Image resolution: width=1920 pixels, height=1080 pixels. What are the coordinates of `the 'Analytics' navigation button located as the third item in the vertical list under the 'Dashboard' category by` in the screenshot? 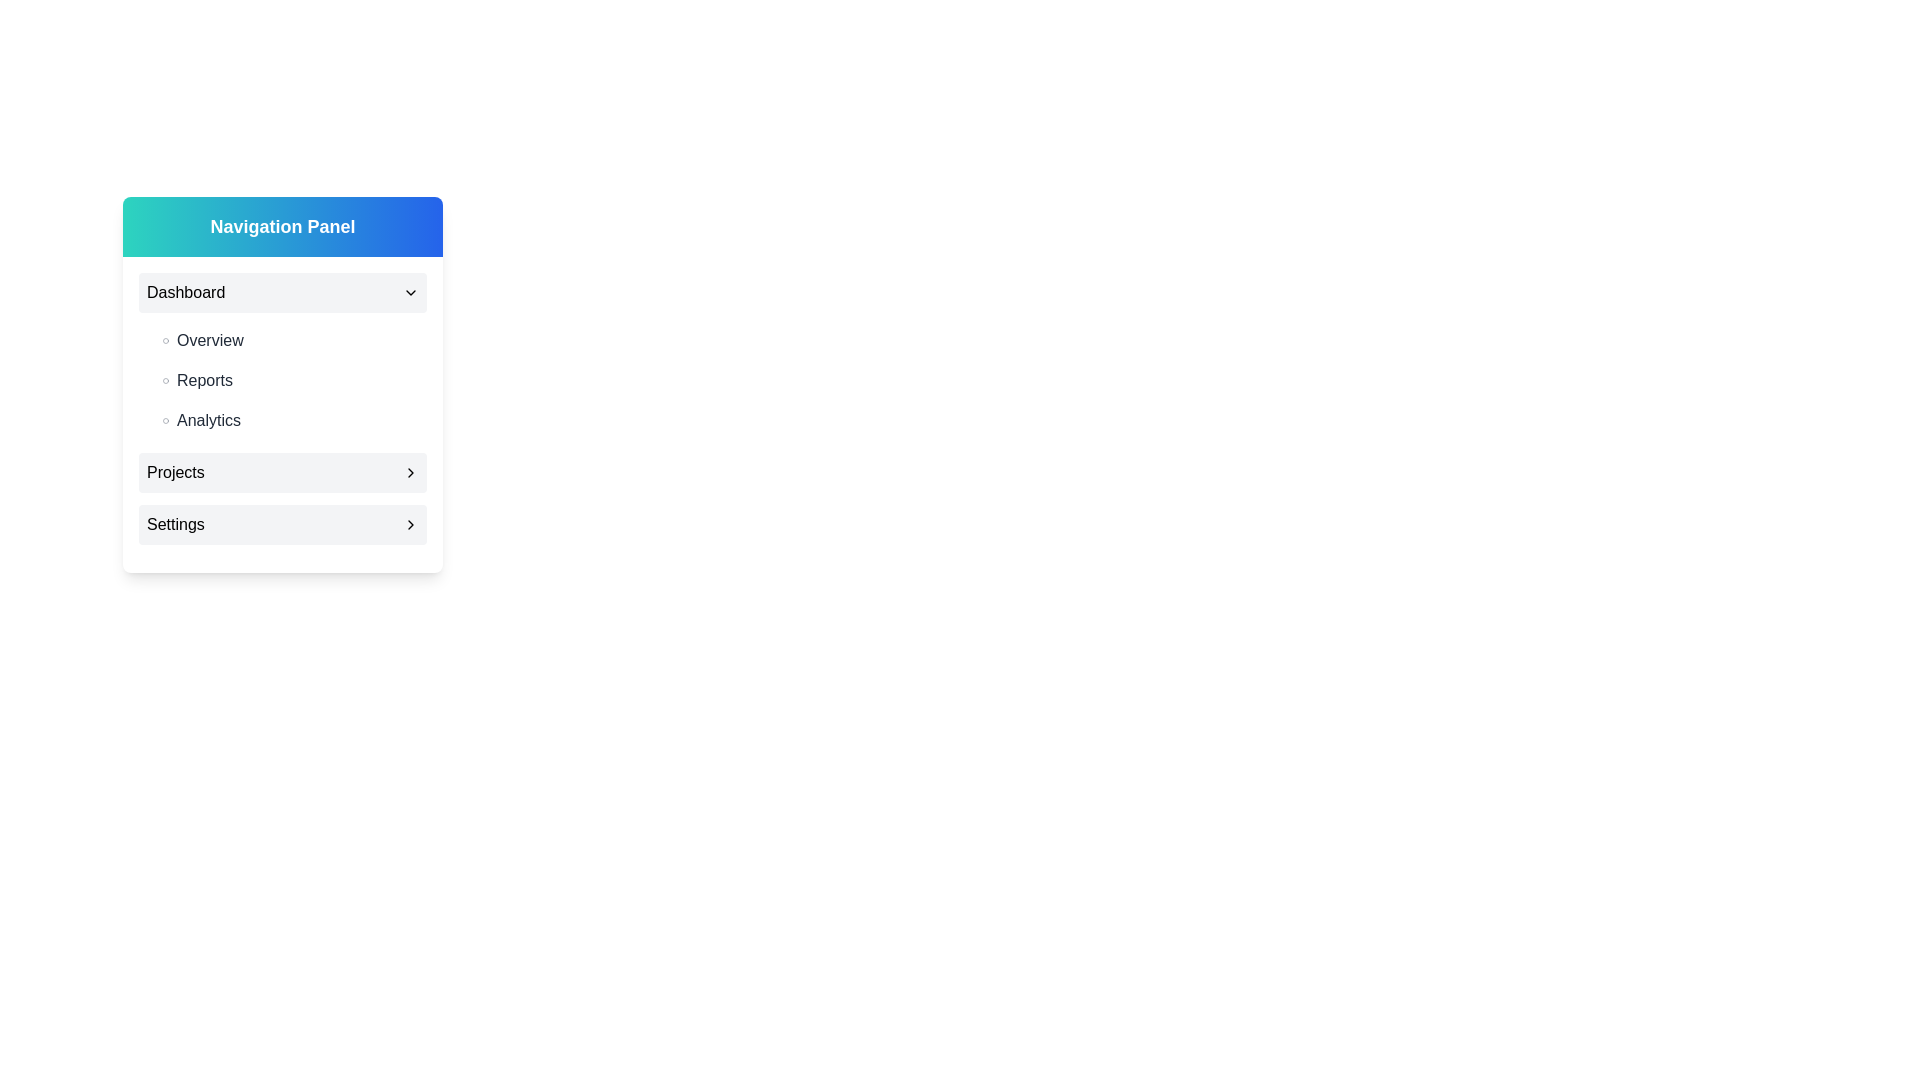 It's located at (290, 419).